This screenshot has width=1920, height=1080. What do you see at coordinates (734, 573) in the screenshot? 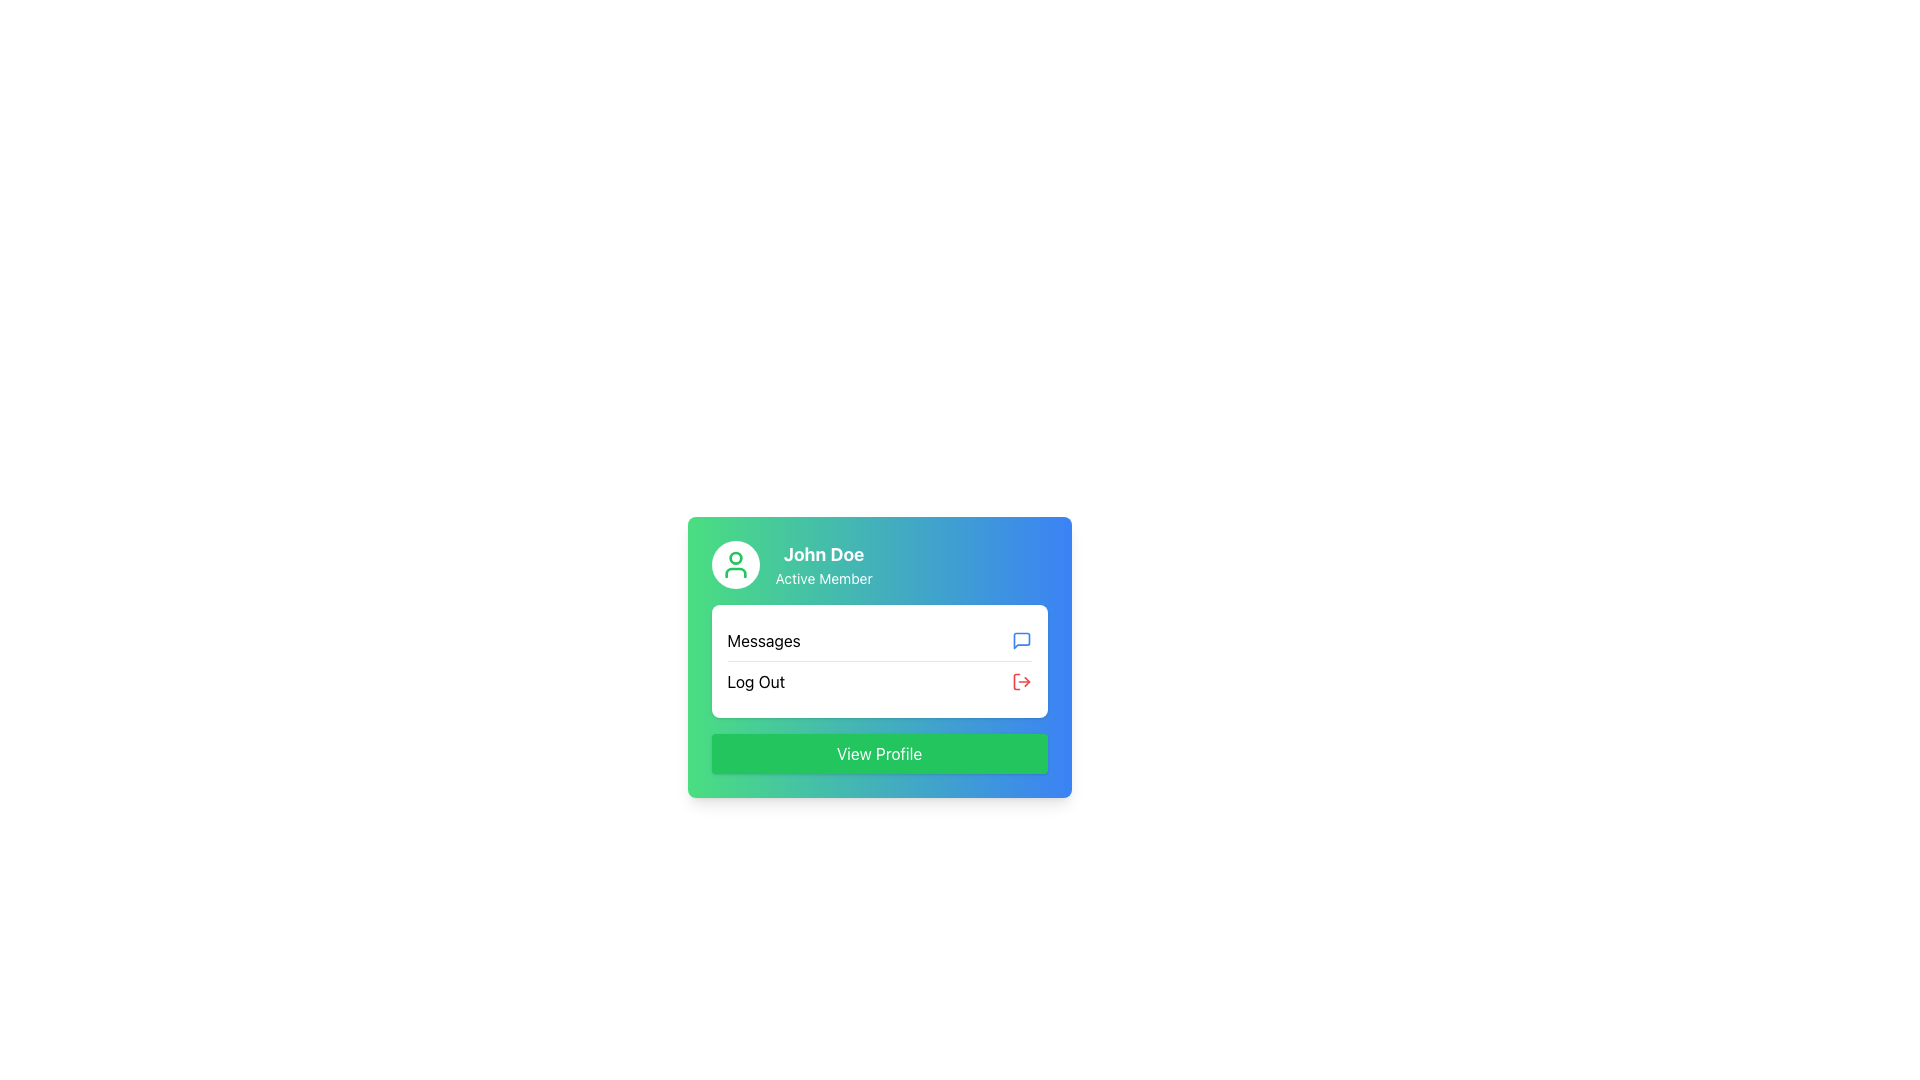
I see `the curved line forming part of the lower segment of the abstract user profile icon in the pop-up interface` at bounding box center [734, 573].